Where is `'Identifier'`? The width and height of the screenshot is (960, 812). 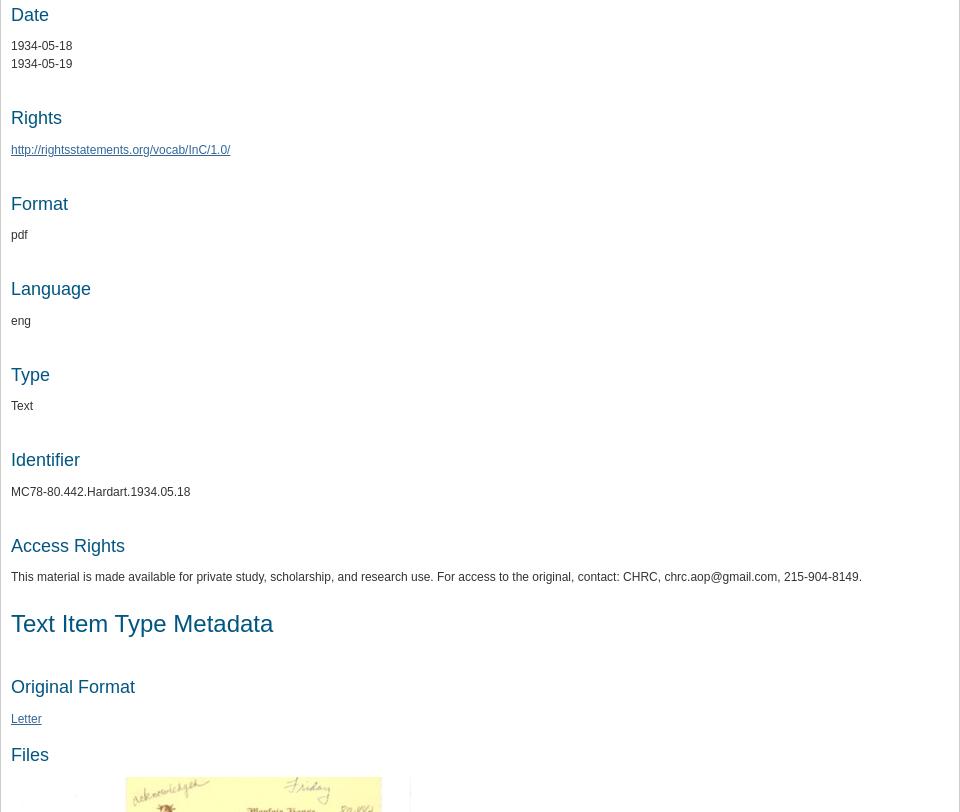
'Identifier' is located at coordinates (44, 458).